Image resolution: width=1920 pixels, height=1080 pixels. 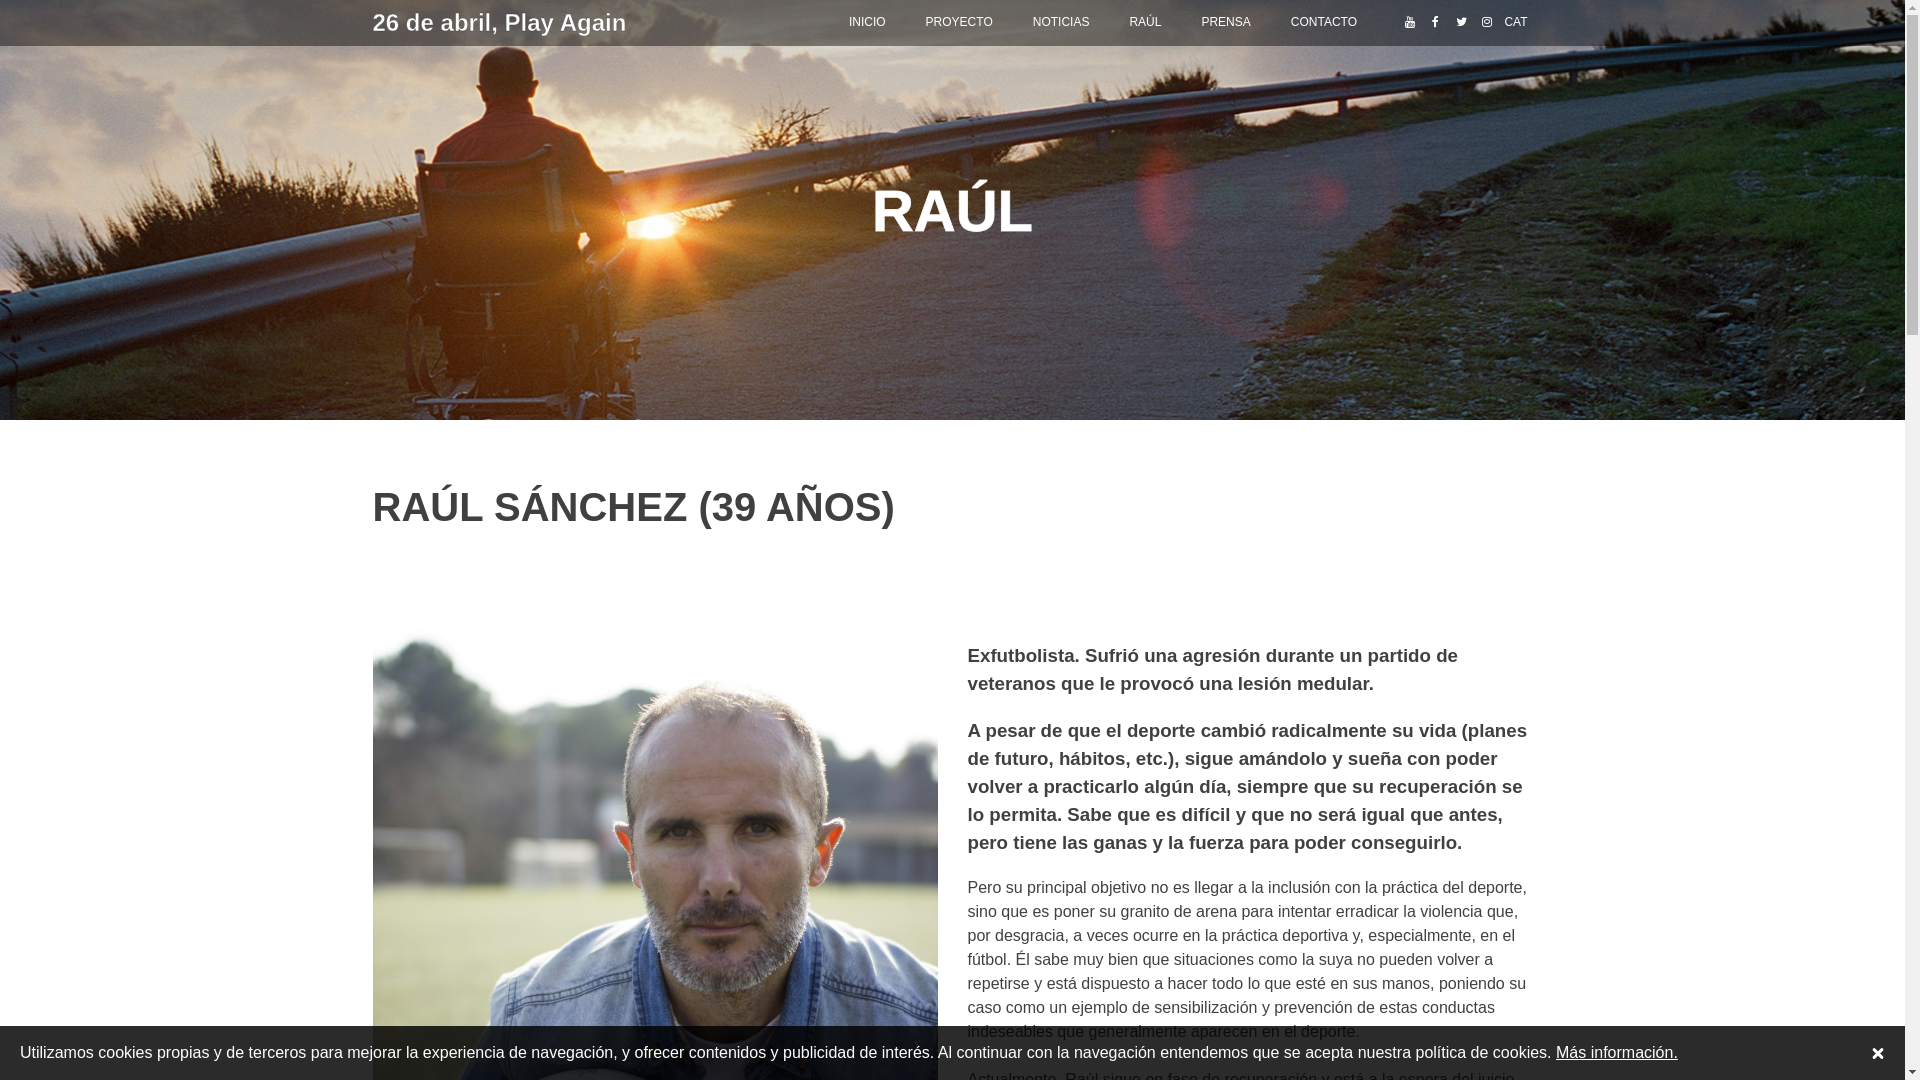 I want to click on 'CAT', so click(x=1515, y=23).